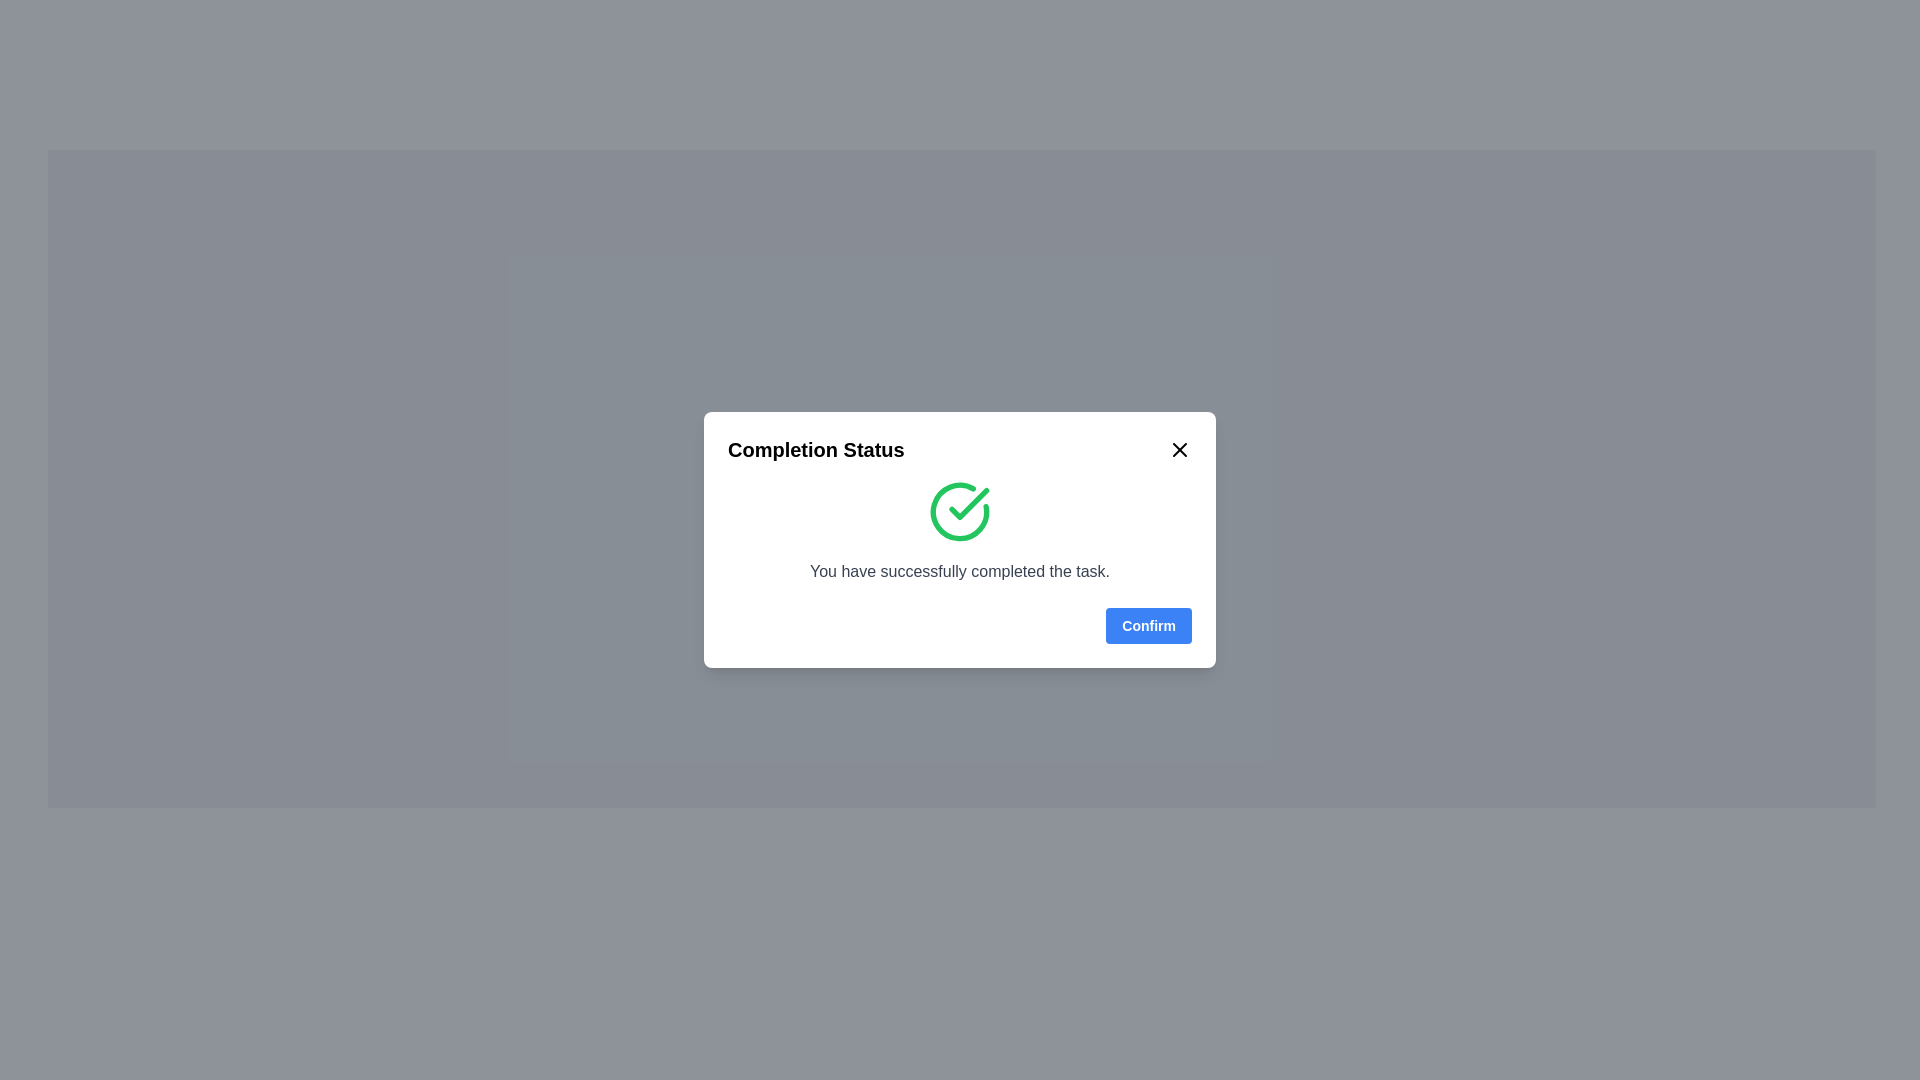 The image size is (1920, 1080). What do you see at coordinates (960, 511) in the screenshot?
I see `the green circular checkmark icon, which is located centrally in the dialog box above the message 'You have successfully completed the task.' and below the heading 'Completion Status.'` at bounding box center [960, 511].